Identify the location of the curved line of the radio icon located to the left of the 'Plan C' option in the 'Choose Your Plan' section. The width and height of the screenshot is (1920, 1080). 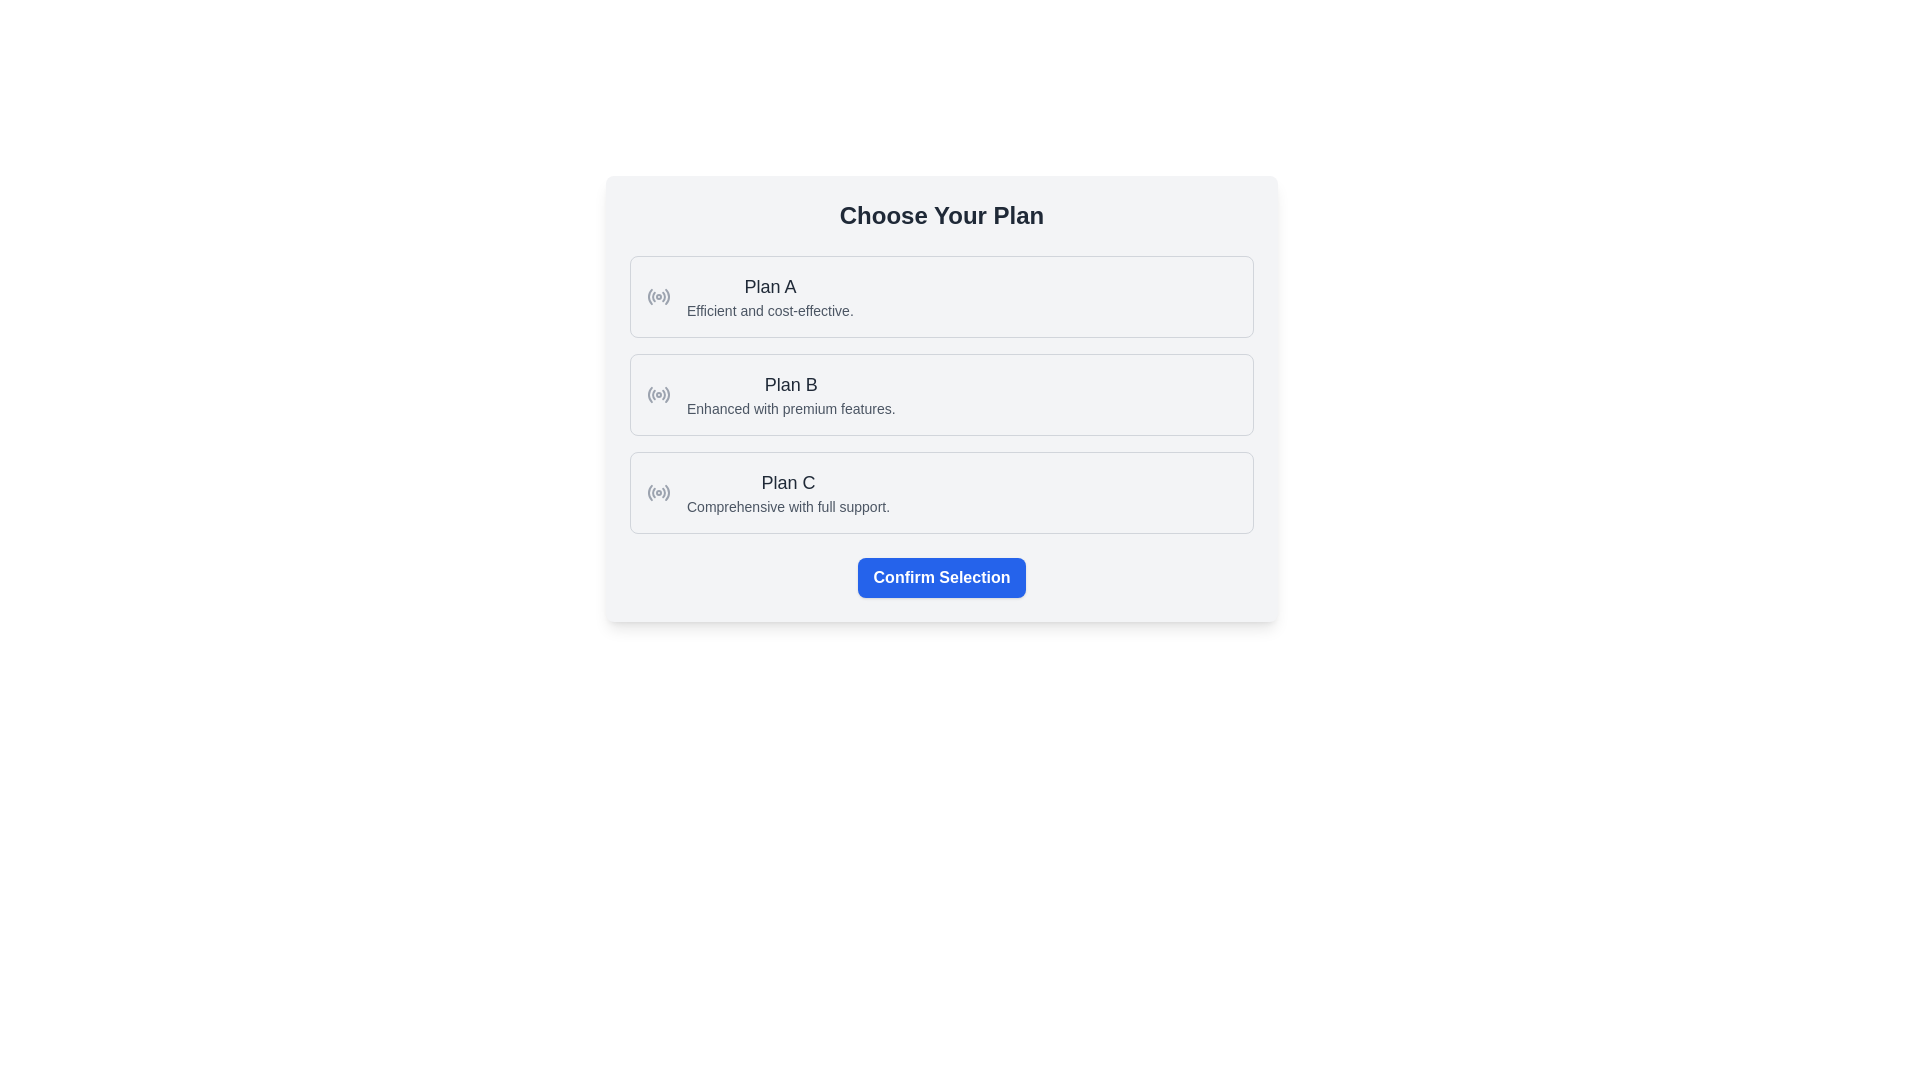
(664, 493).